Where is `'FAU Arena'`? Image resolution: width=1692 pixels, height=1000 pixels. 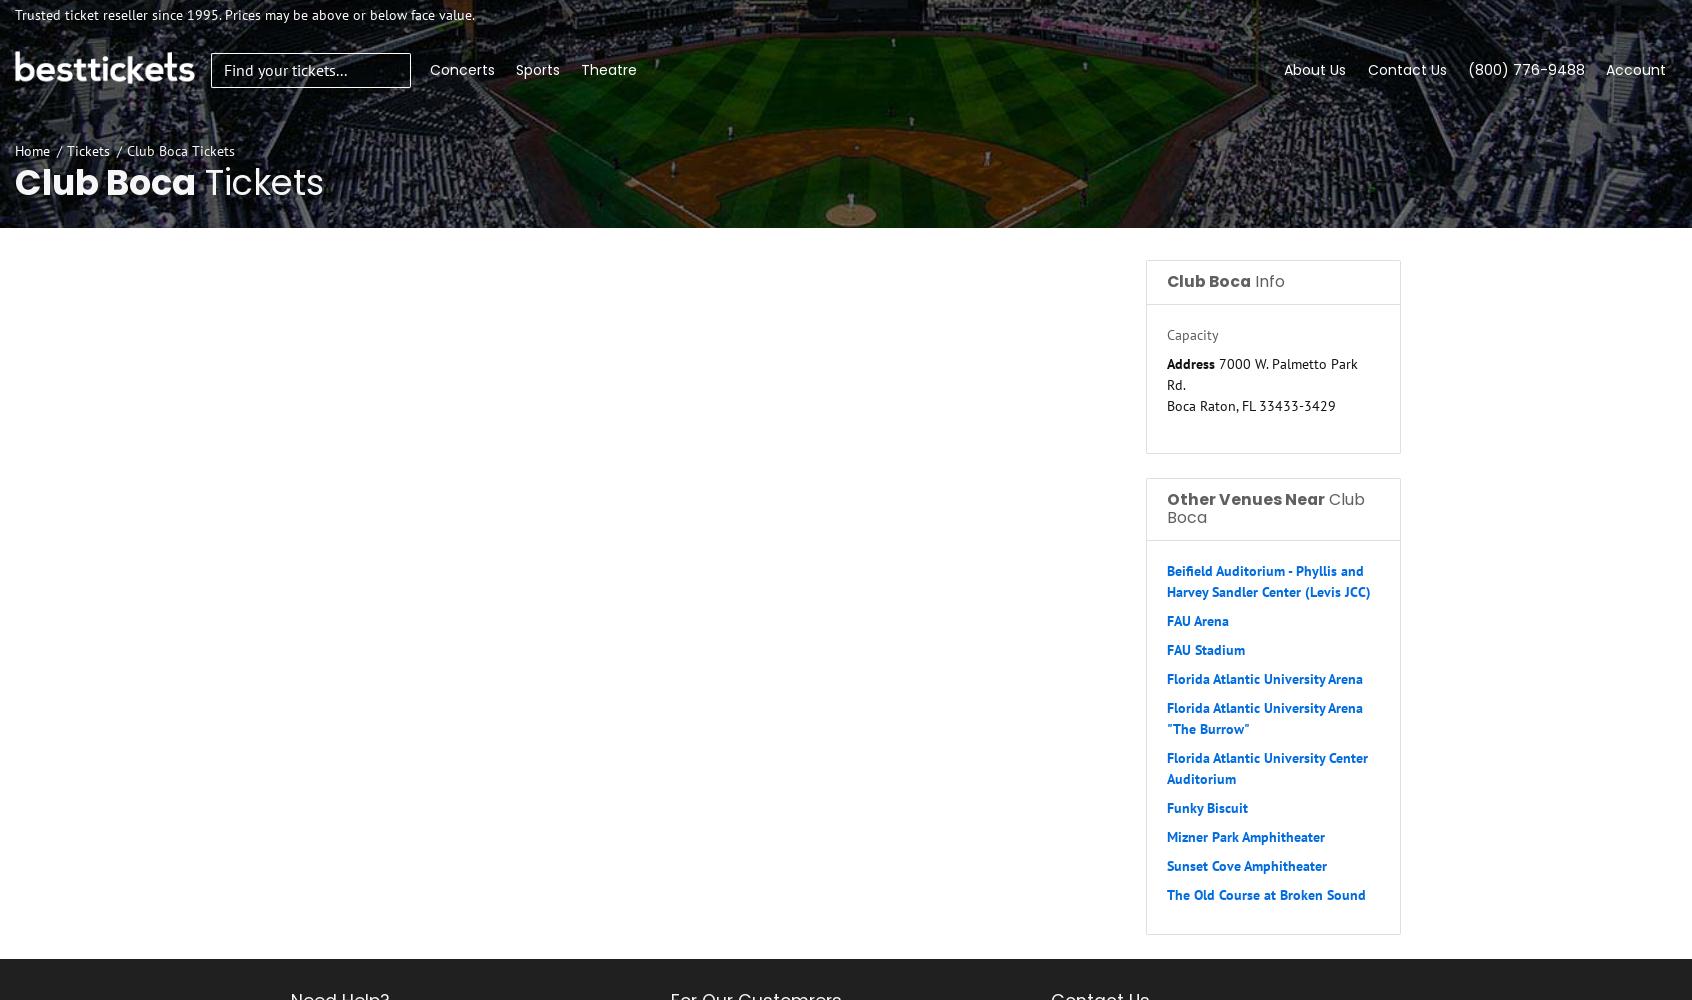
'FAU Arena' is located at coordinates (1165, 620).